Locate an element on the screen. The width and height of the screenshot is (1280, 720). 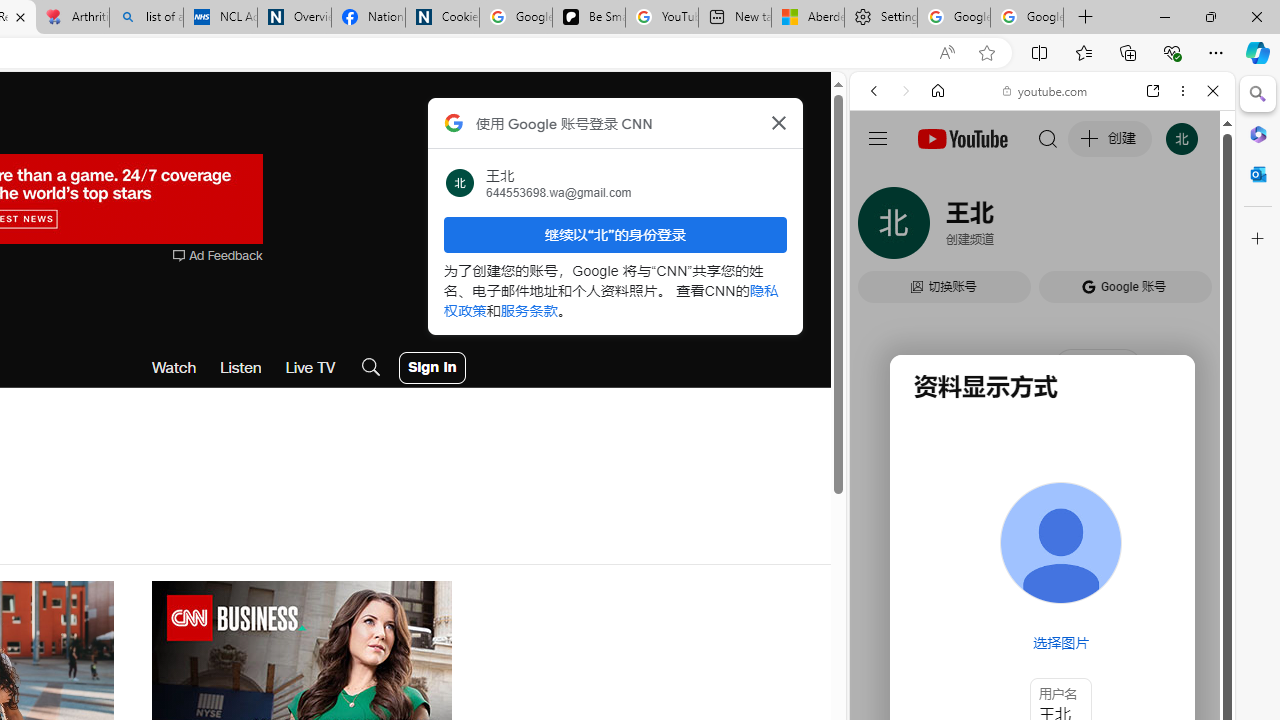
'#you' is located at coordinates (1041, 445).